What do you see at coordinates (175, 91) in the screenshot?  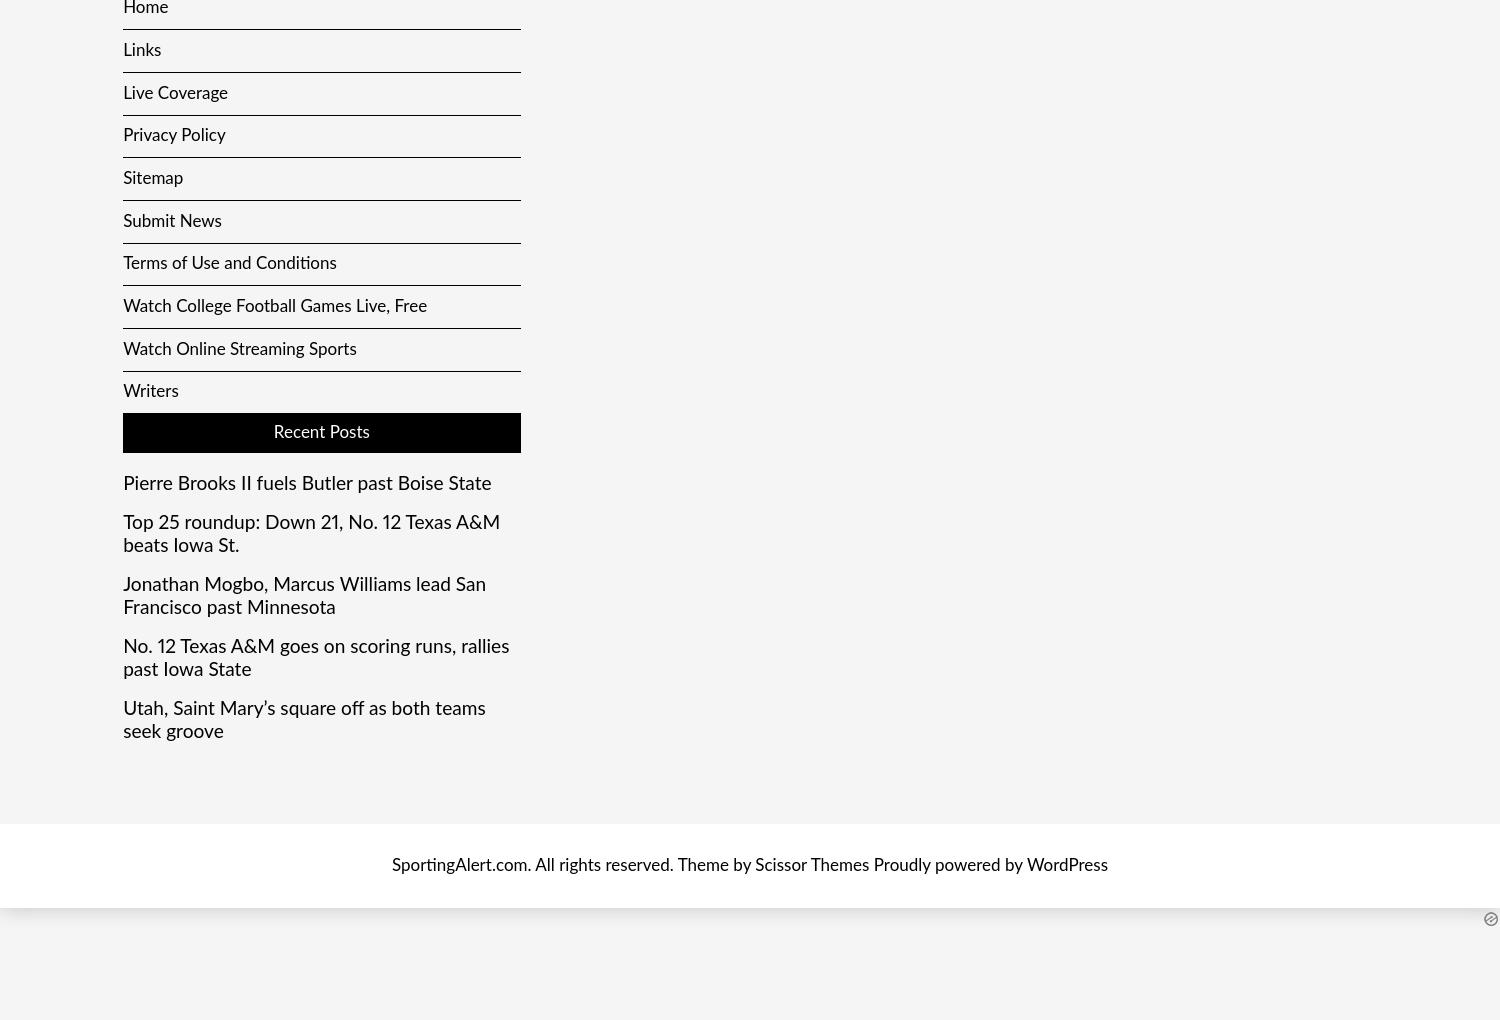 I see `'Live Coverage'` at bounding box center [175, 91].